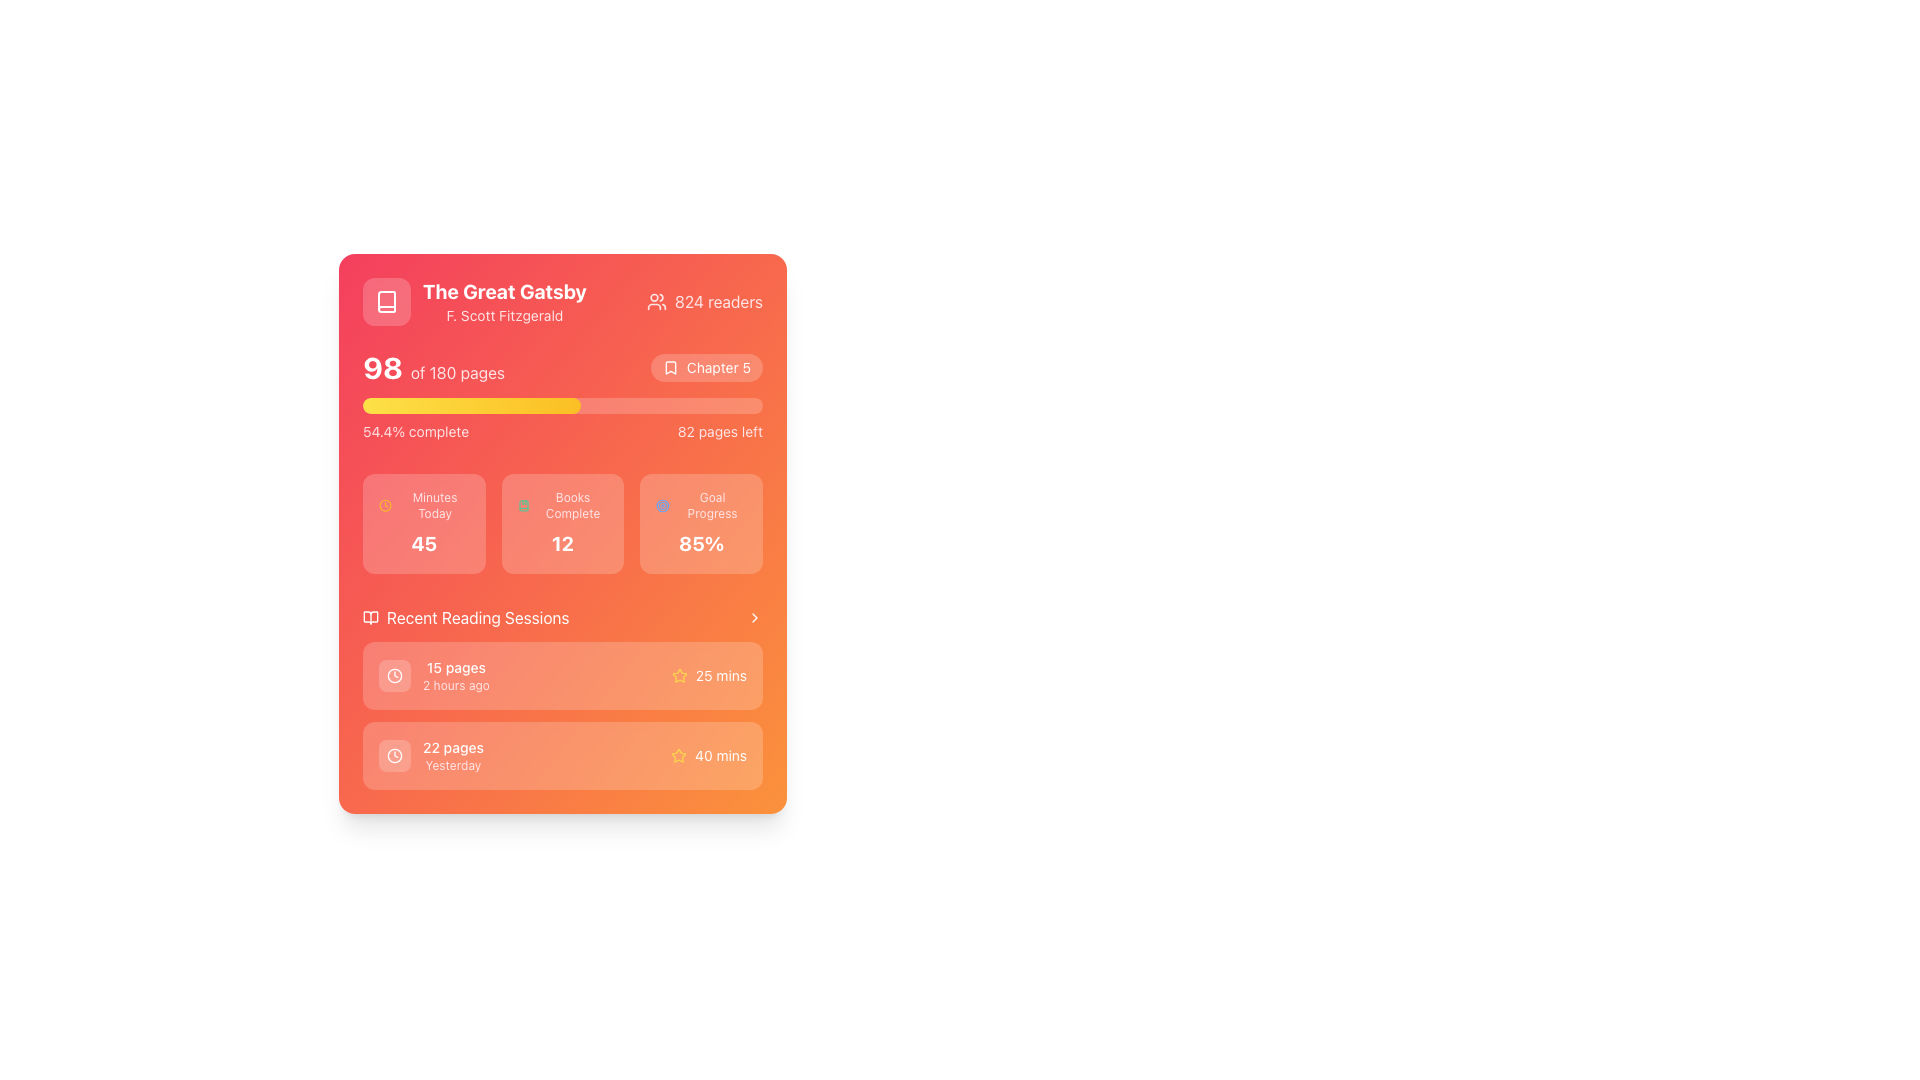 The width and height of the screenshot is (1920, 1080). I want to click on the Text label that serves as a heading for recent reading sessions, located centrally below the statistics modules and above the list of recent reading sessions, so click(477, 616).